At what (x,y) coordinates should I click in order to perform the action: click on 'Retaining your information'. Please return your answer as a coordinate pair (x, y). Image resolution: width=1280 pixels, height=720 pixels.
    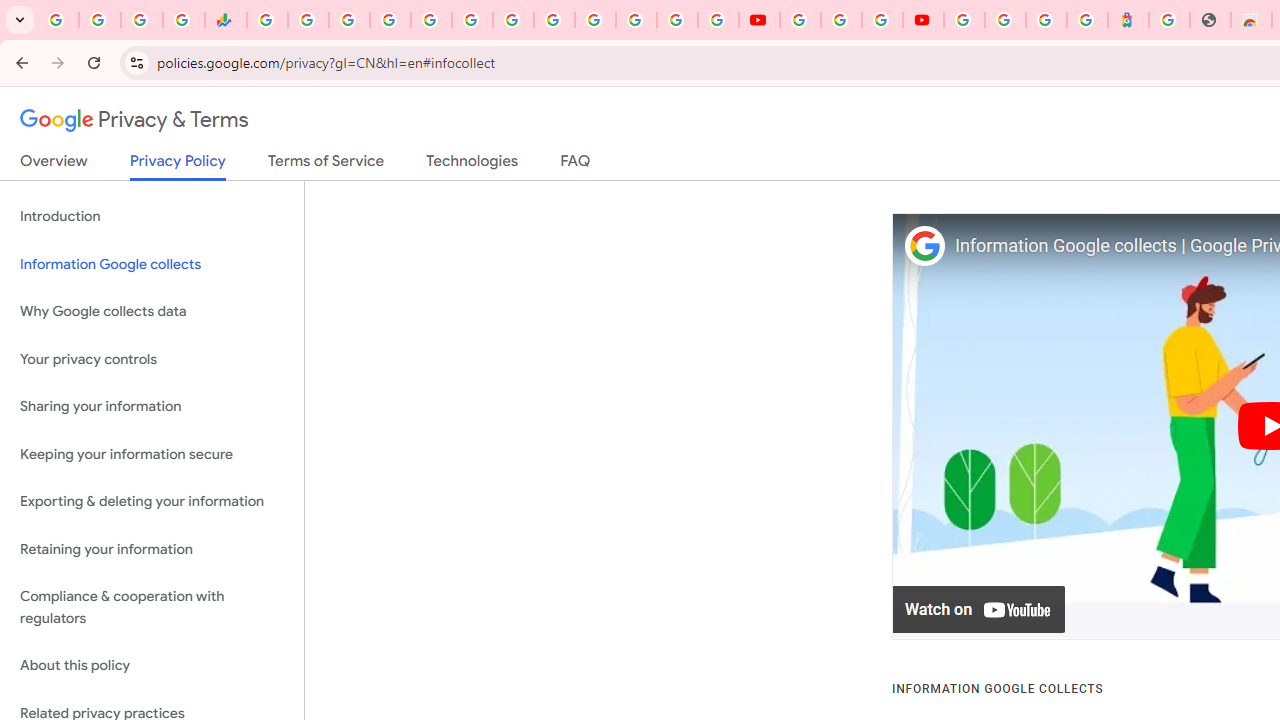
    Looking at the image, I should click on (151, 549).